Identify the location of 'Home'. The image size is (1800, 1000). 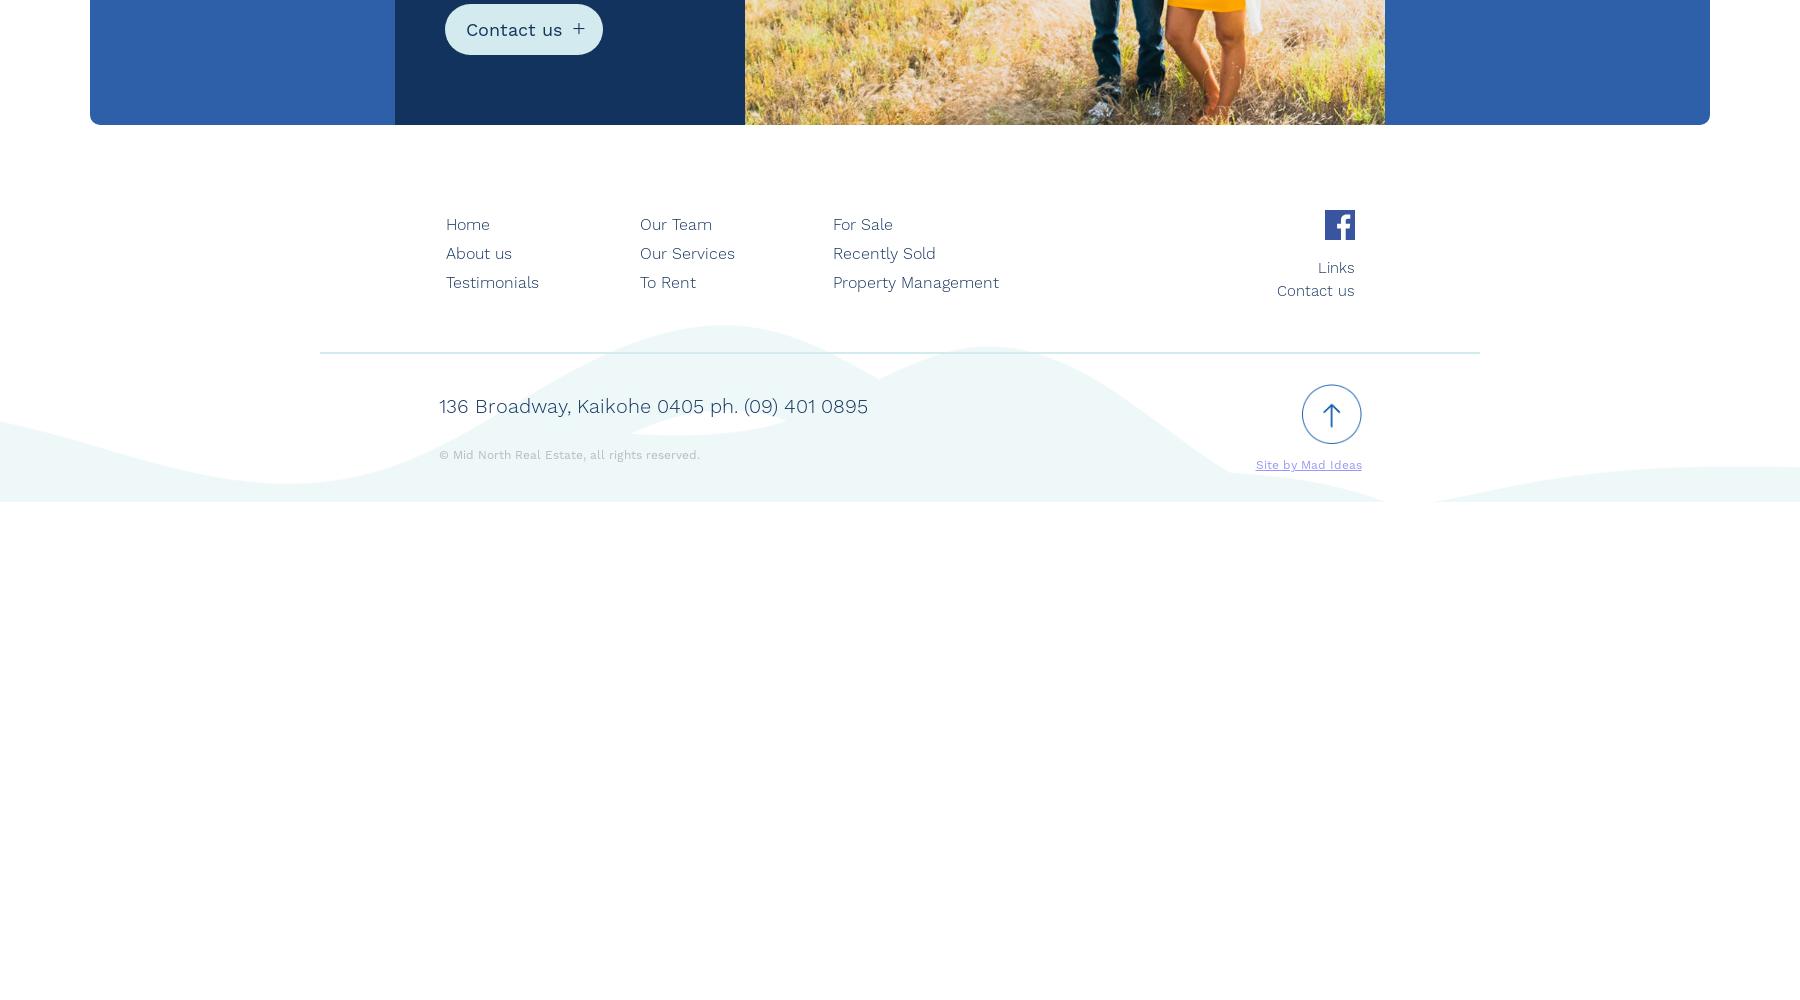
(467, 223).